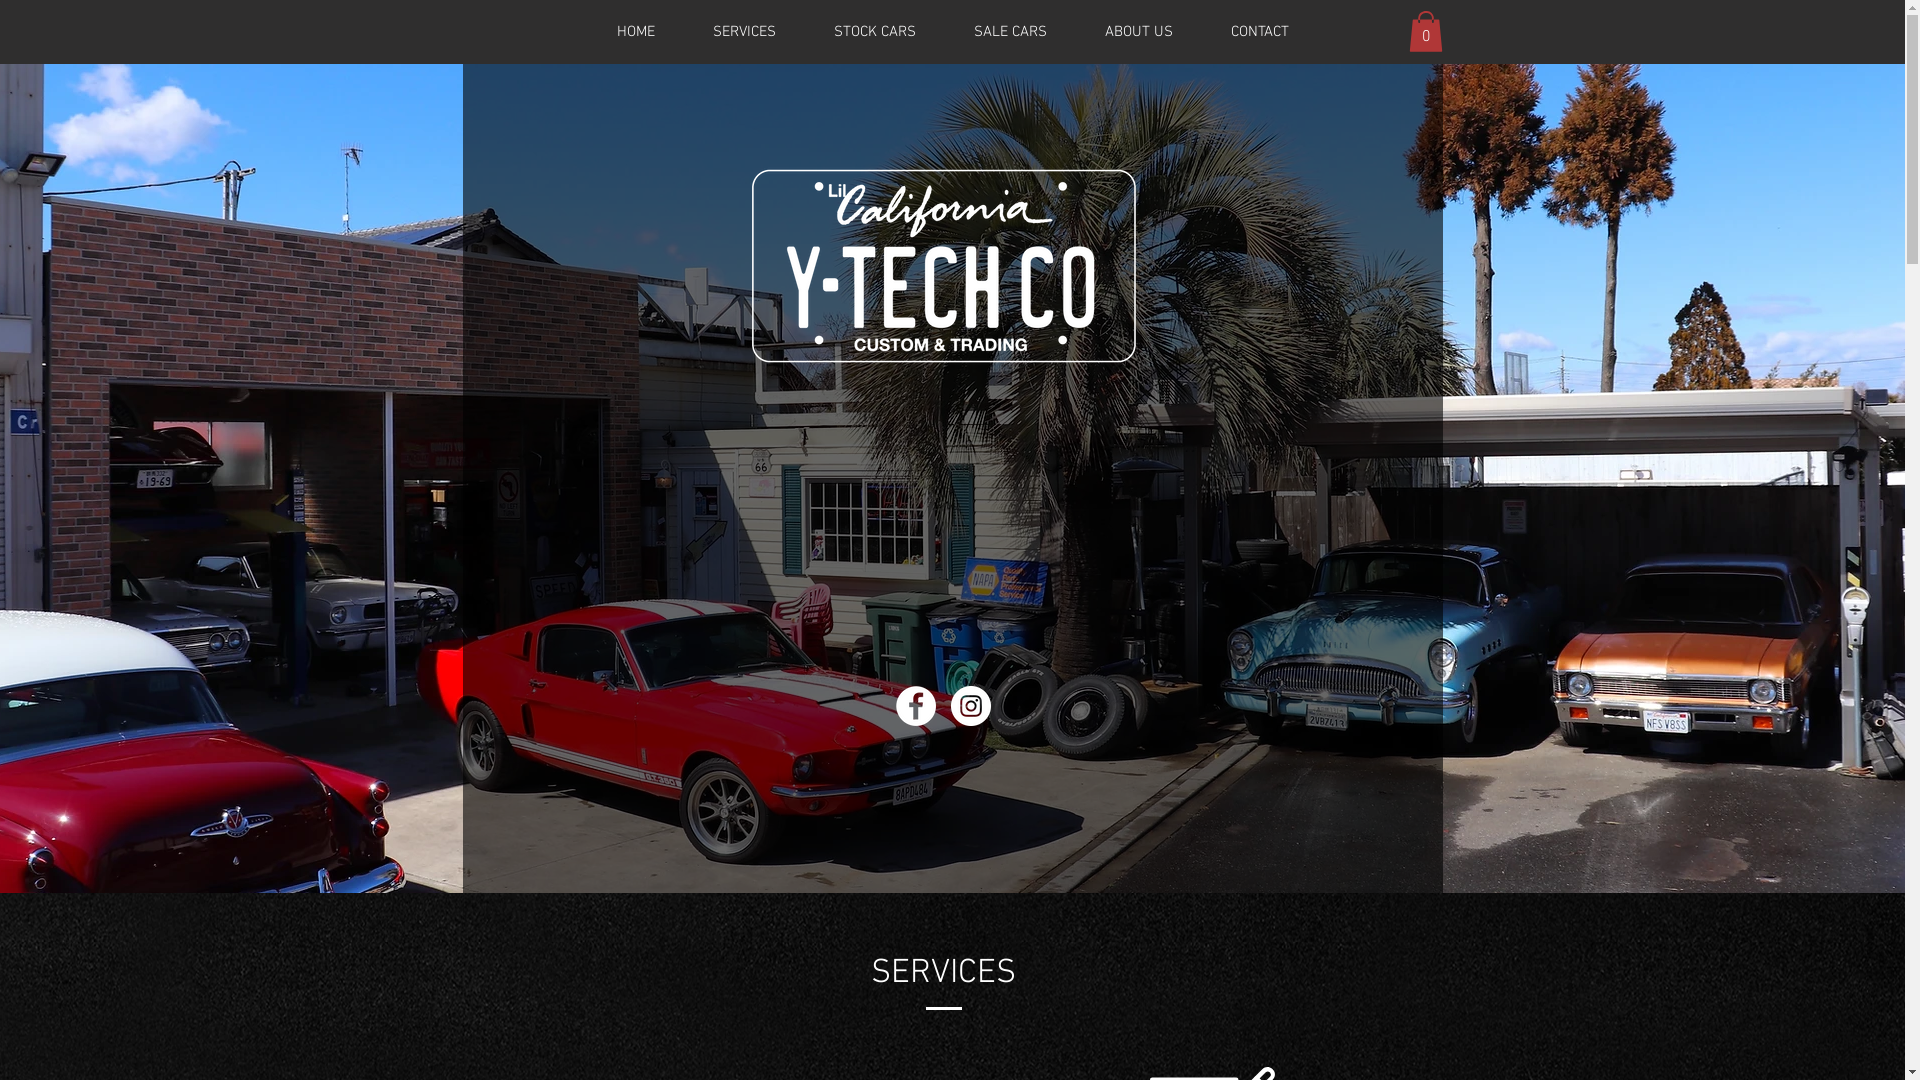 Image resolution: width=1920 pixels, height=1080 pixels. I want to click on 'CONTACT', so click(1258, 31).